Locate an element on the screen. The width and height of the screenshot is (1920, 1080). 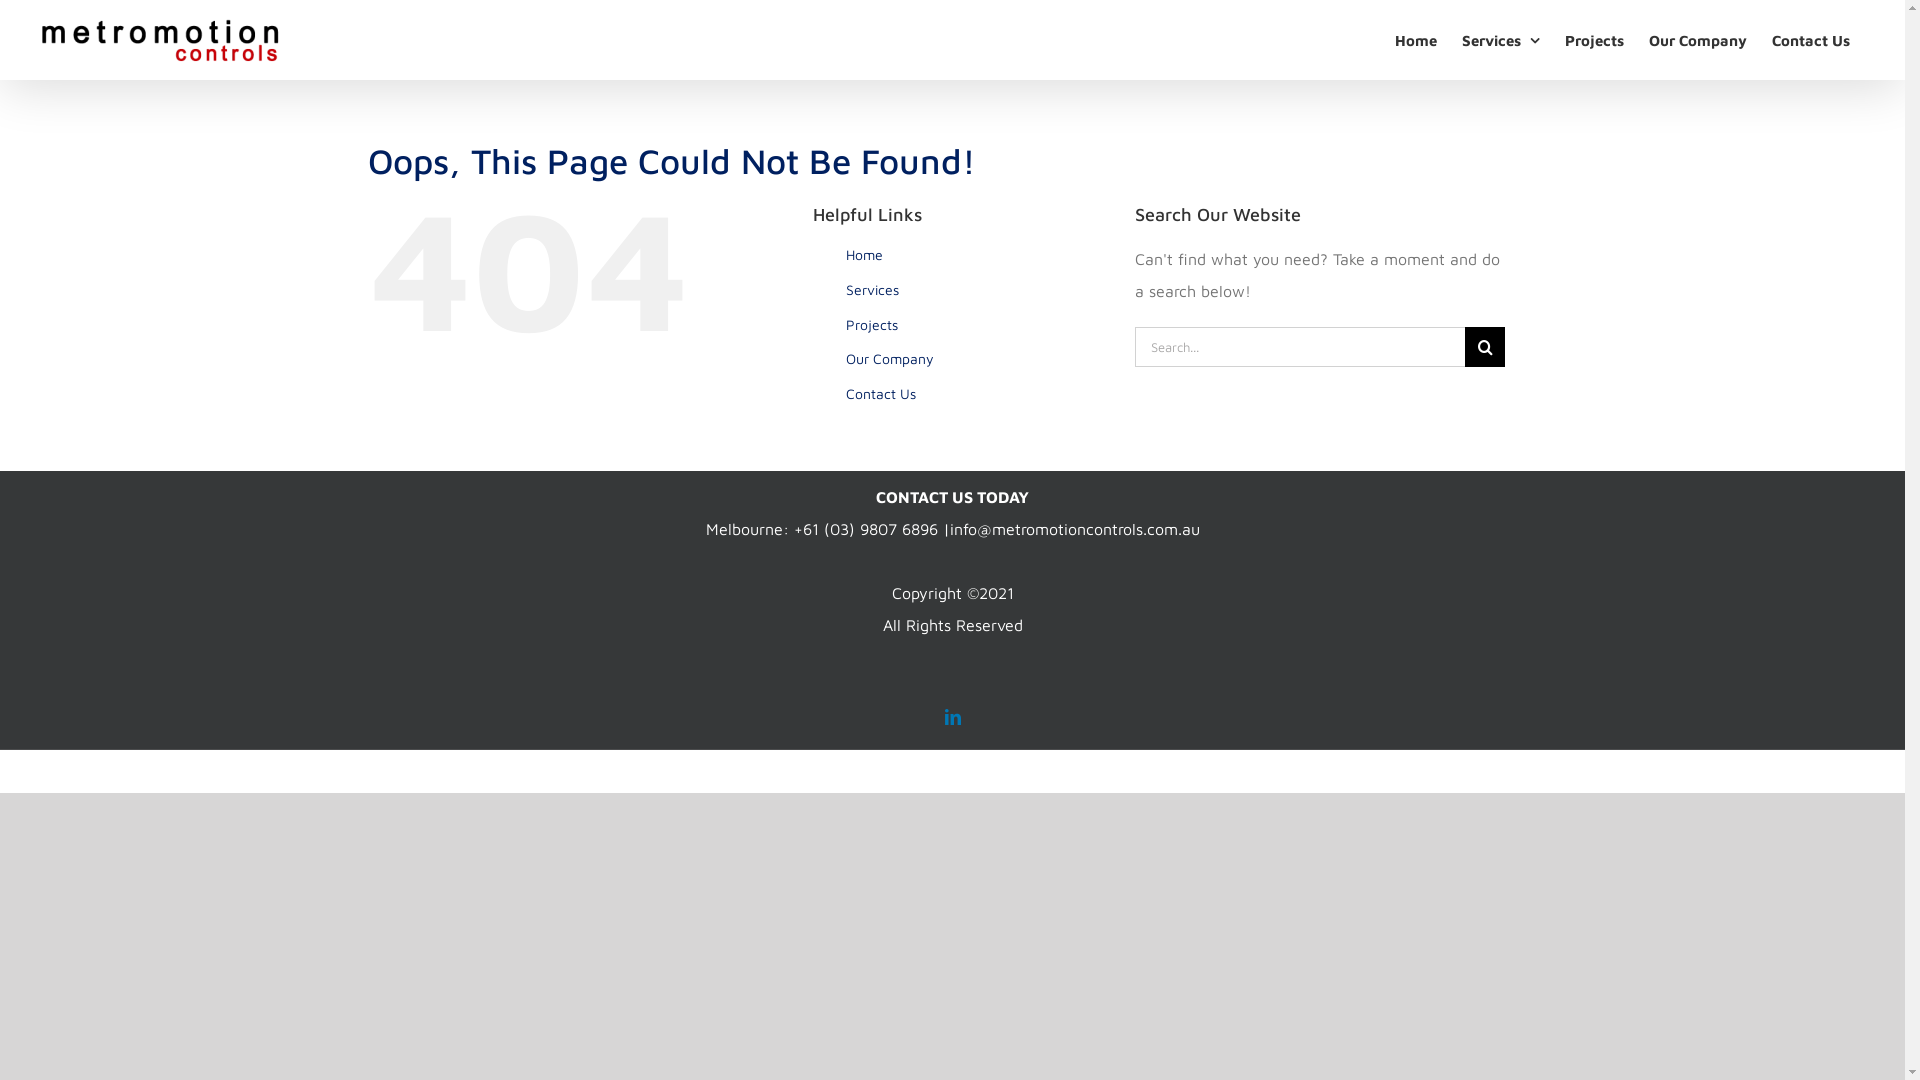
'Our Company' is located at coordinates (1697, 39).